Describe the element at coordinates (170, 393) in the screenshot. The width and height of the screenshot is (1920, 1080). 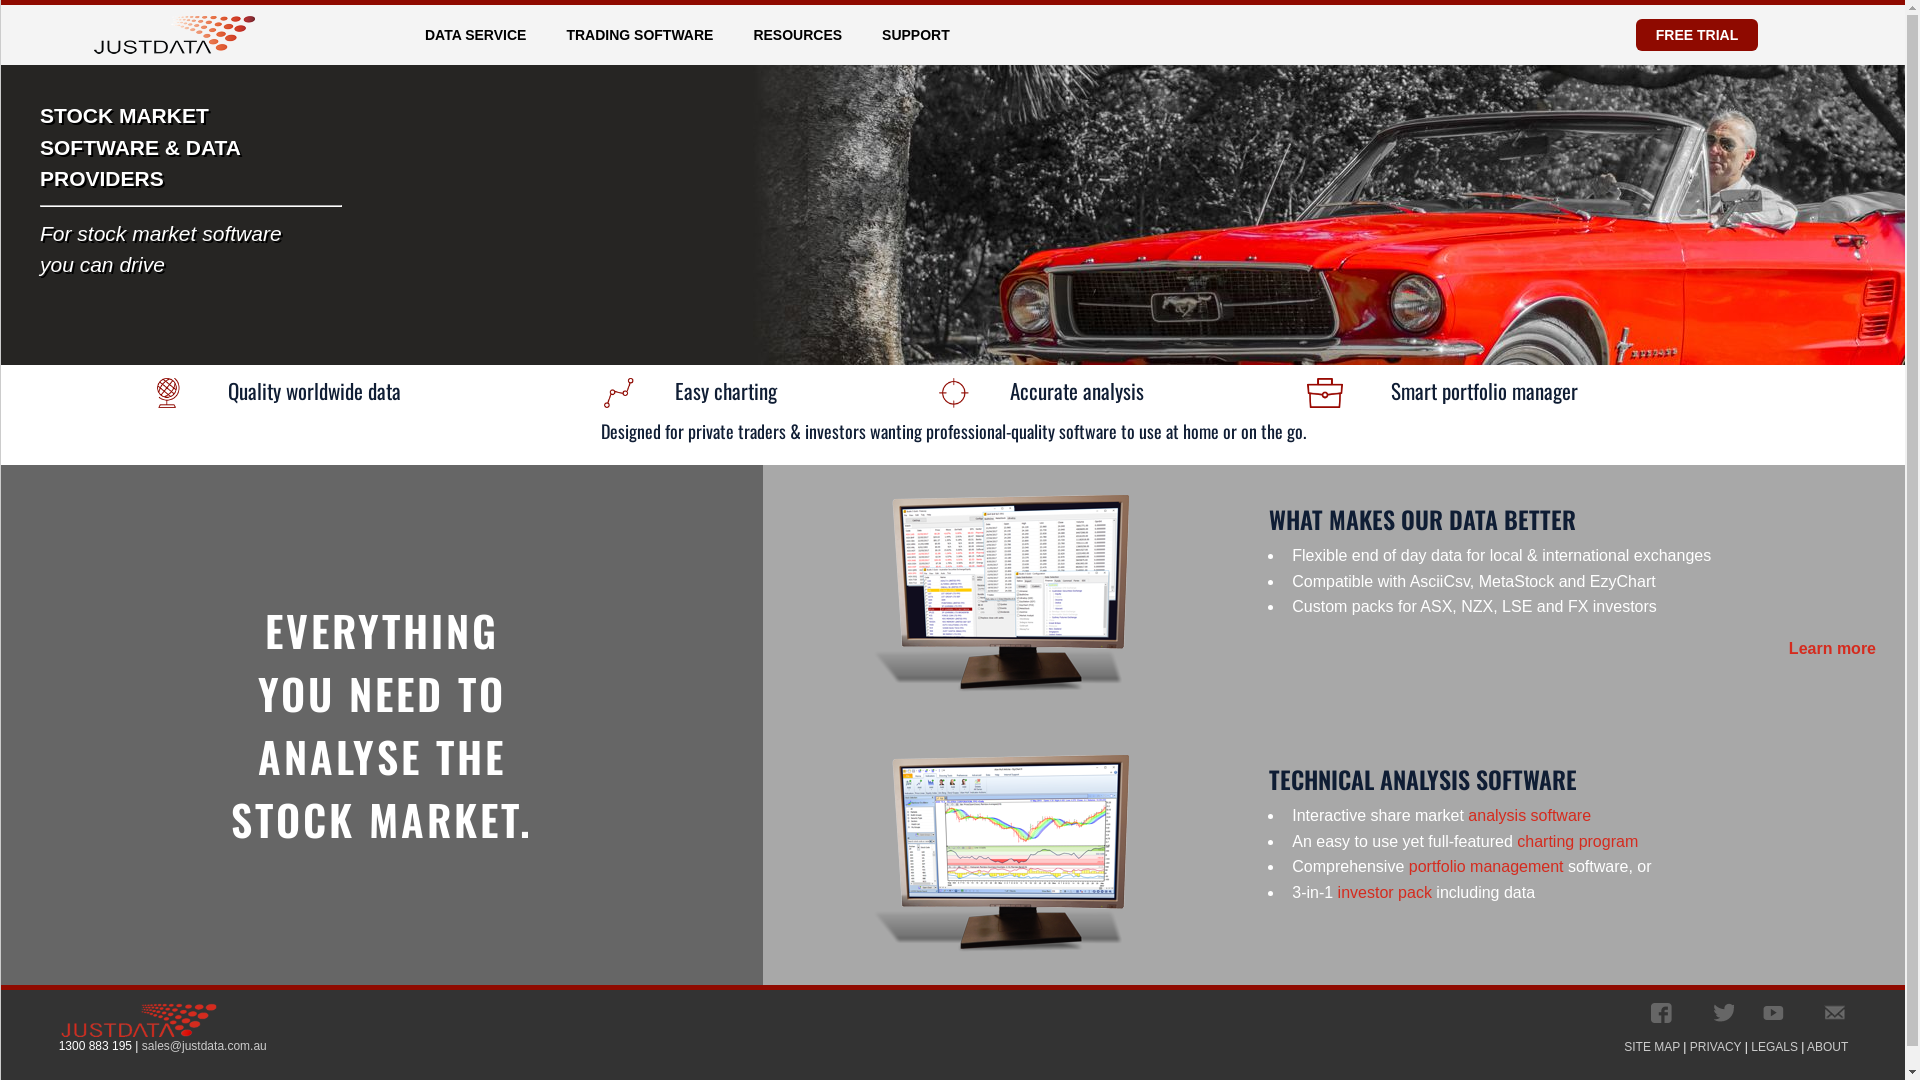
I see `'Quality Worldwide Data'` at that location.